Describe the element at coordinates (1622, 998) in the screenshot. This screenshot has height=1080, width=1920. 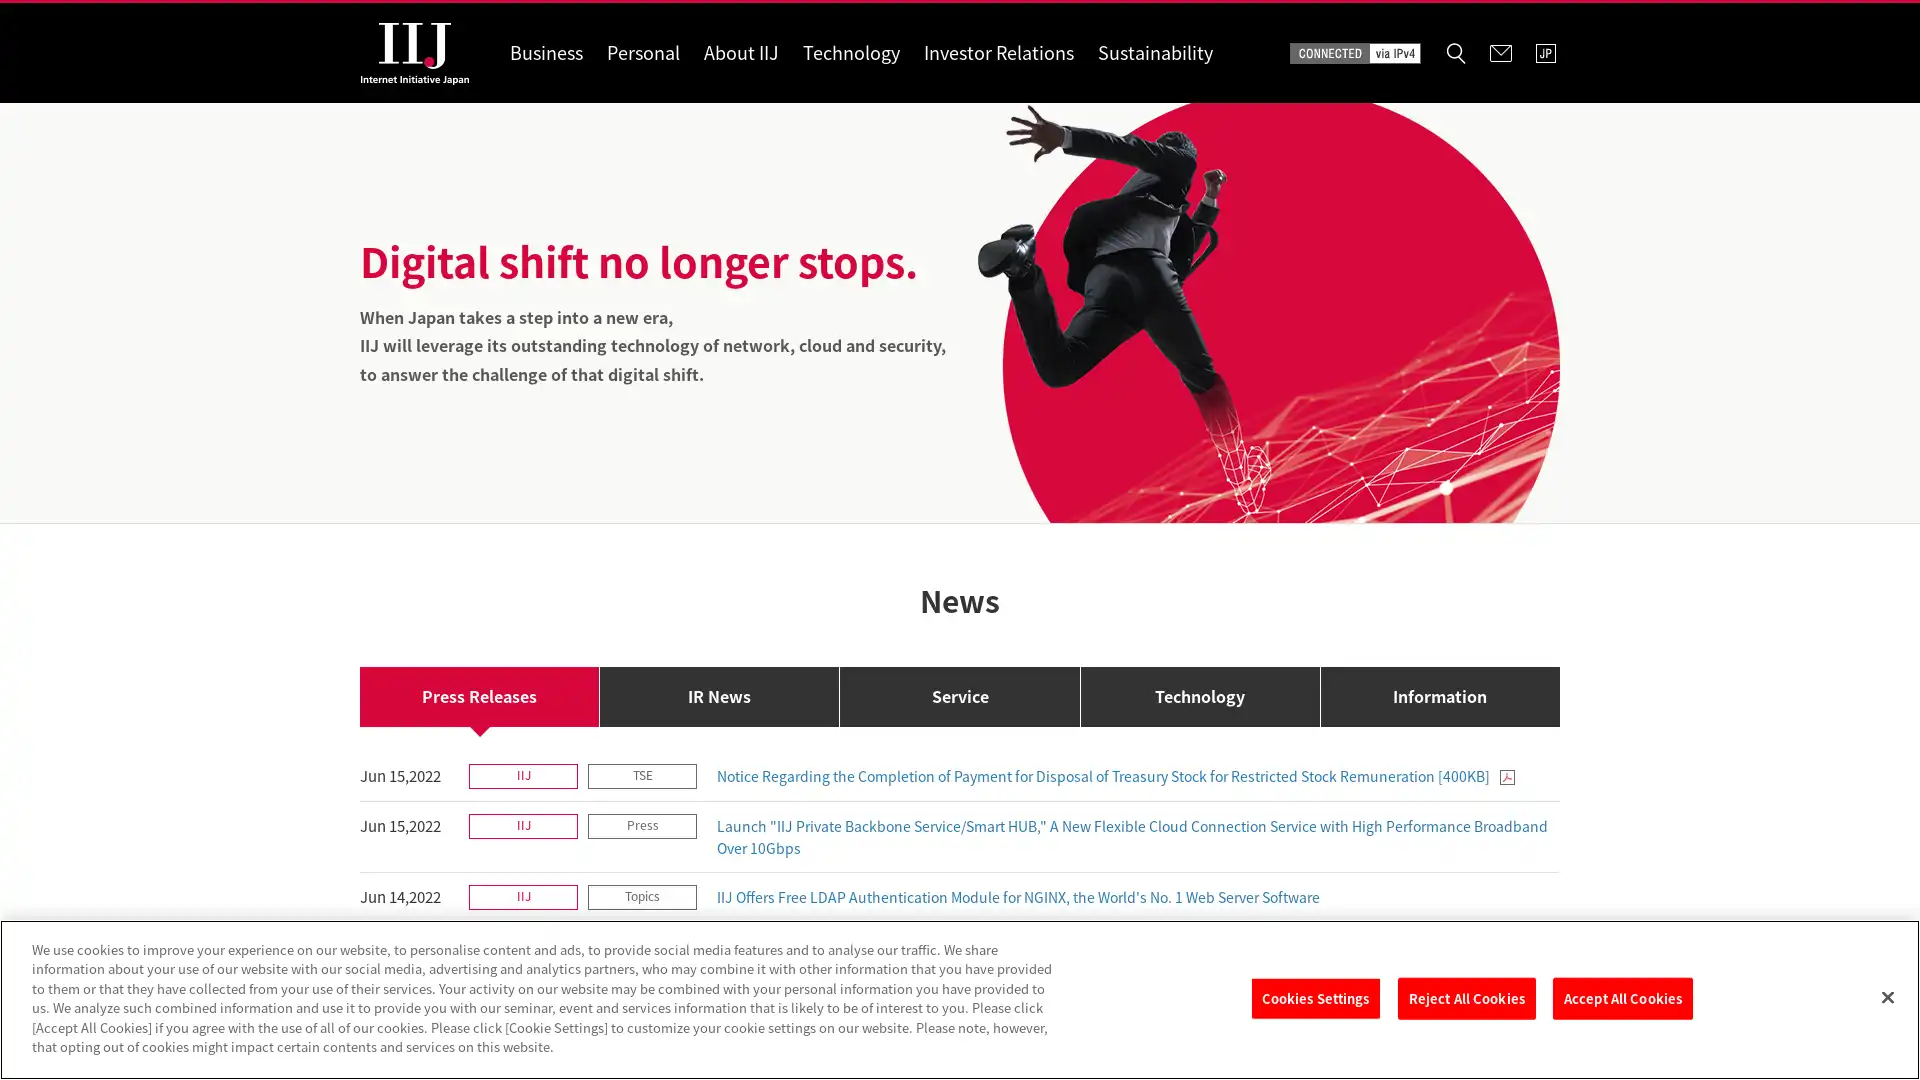
I see `Accept All Cookies` at that location.